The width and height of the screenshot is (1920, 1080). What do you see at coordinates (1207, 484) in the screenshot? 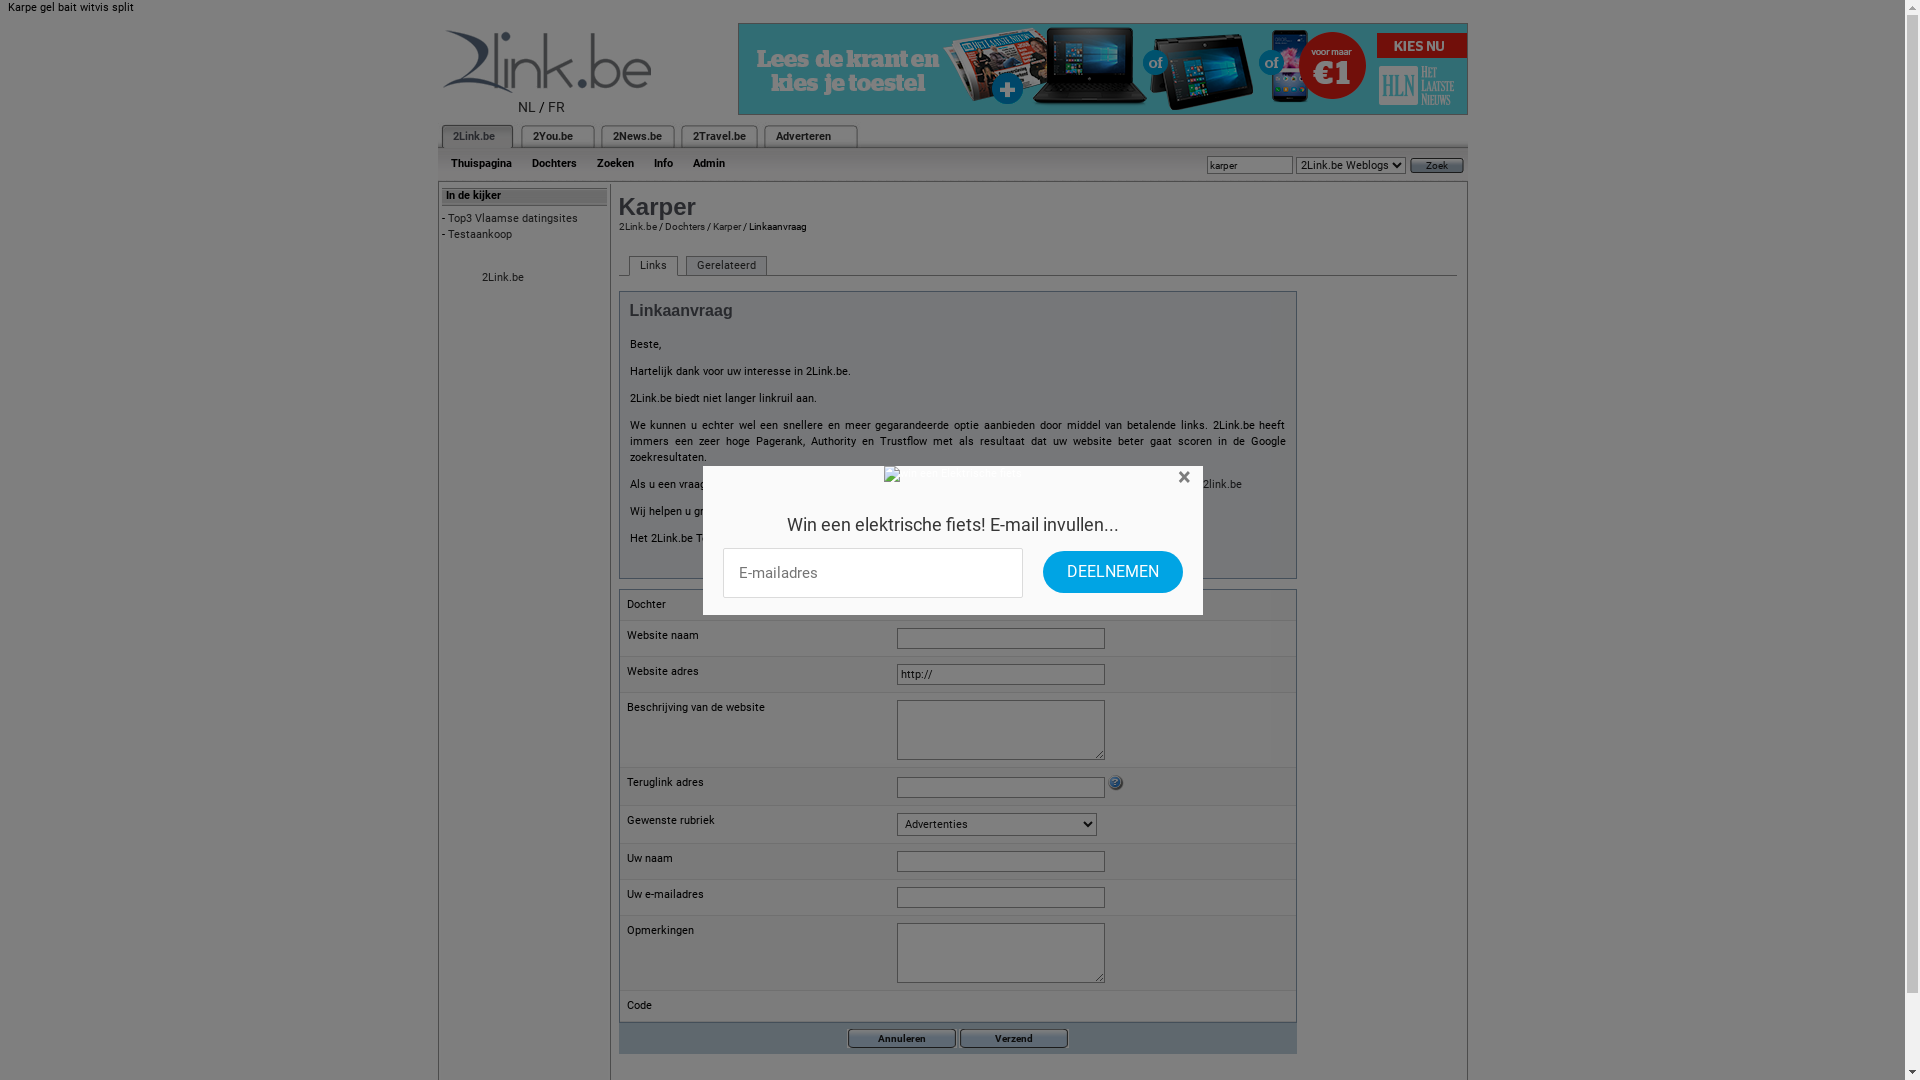
I see `'info@2link.be'` at bounding box center [1207, 484].